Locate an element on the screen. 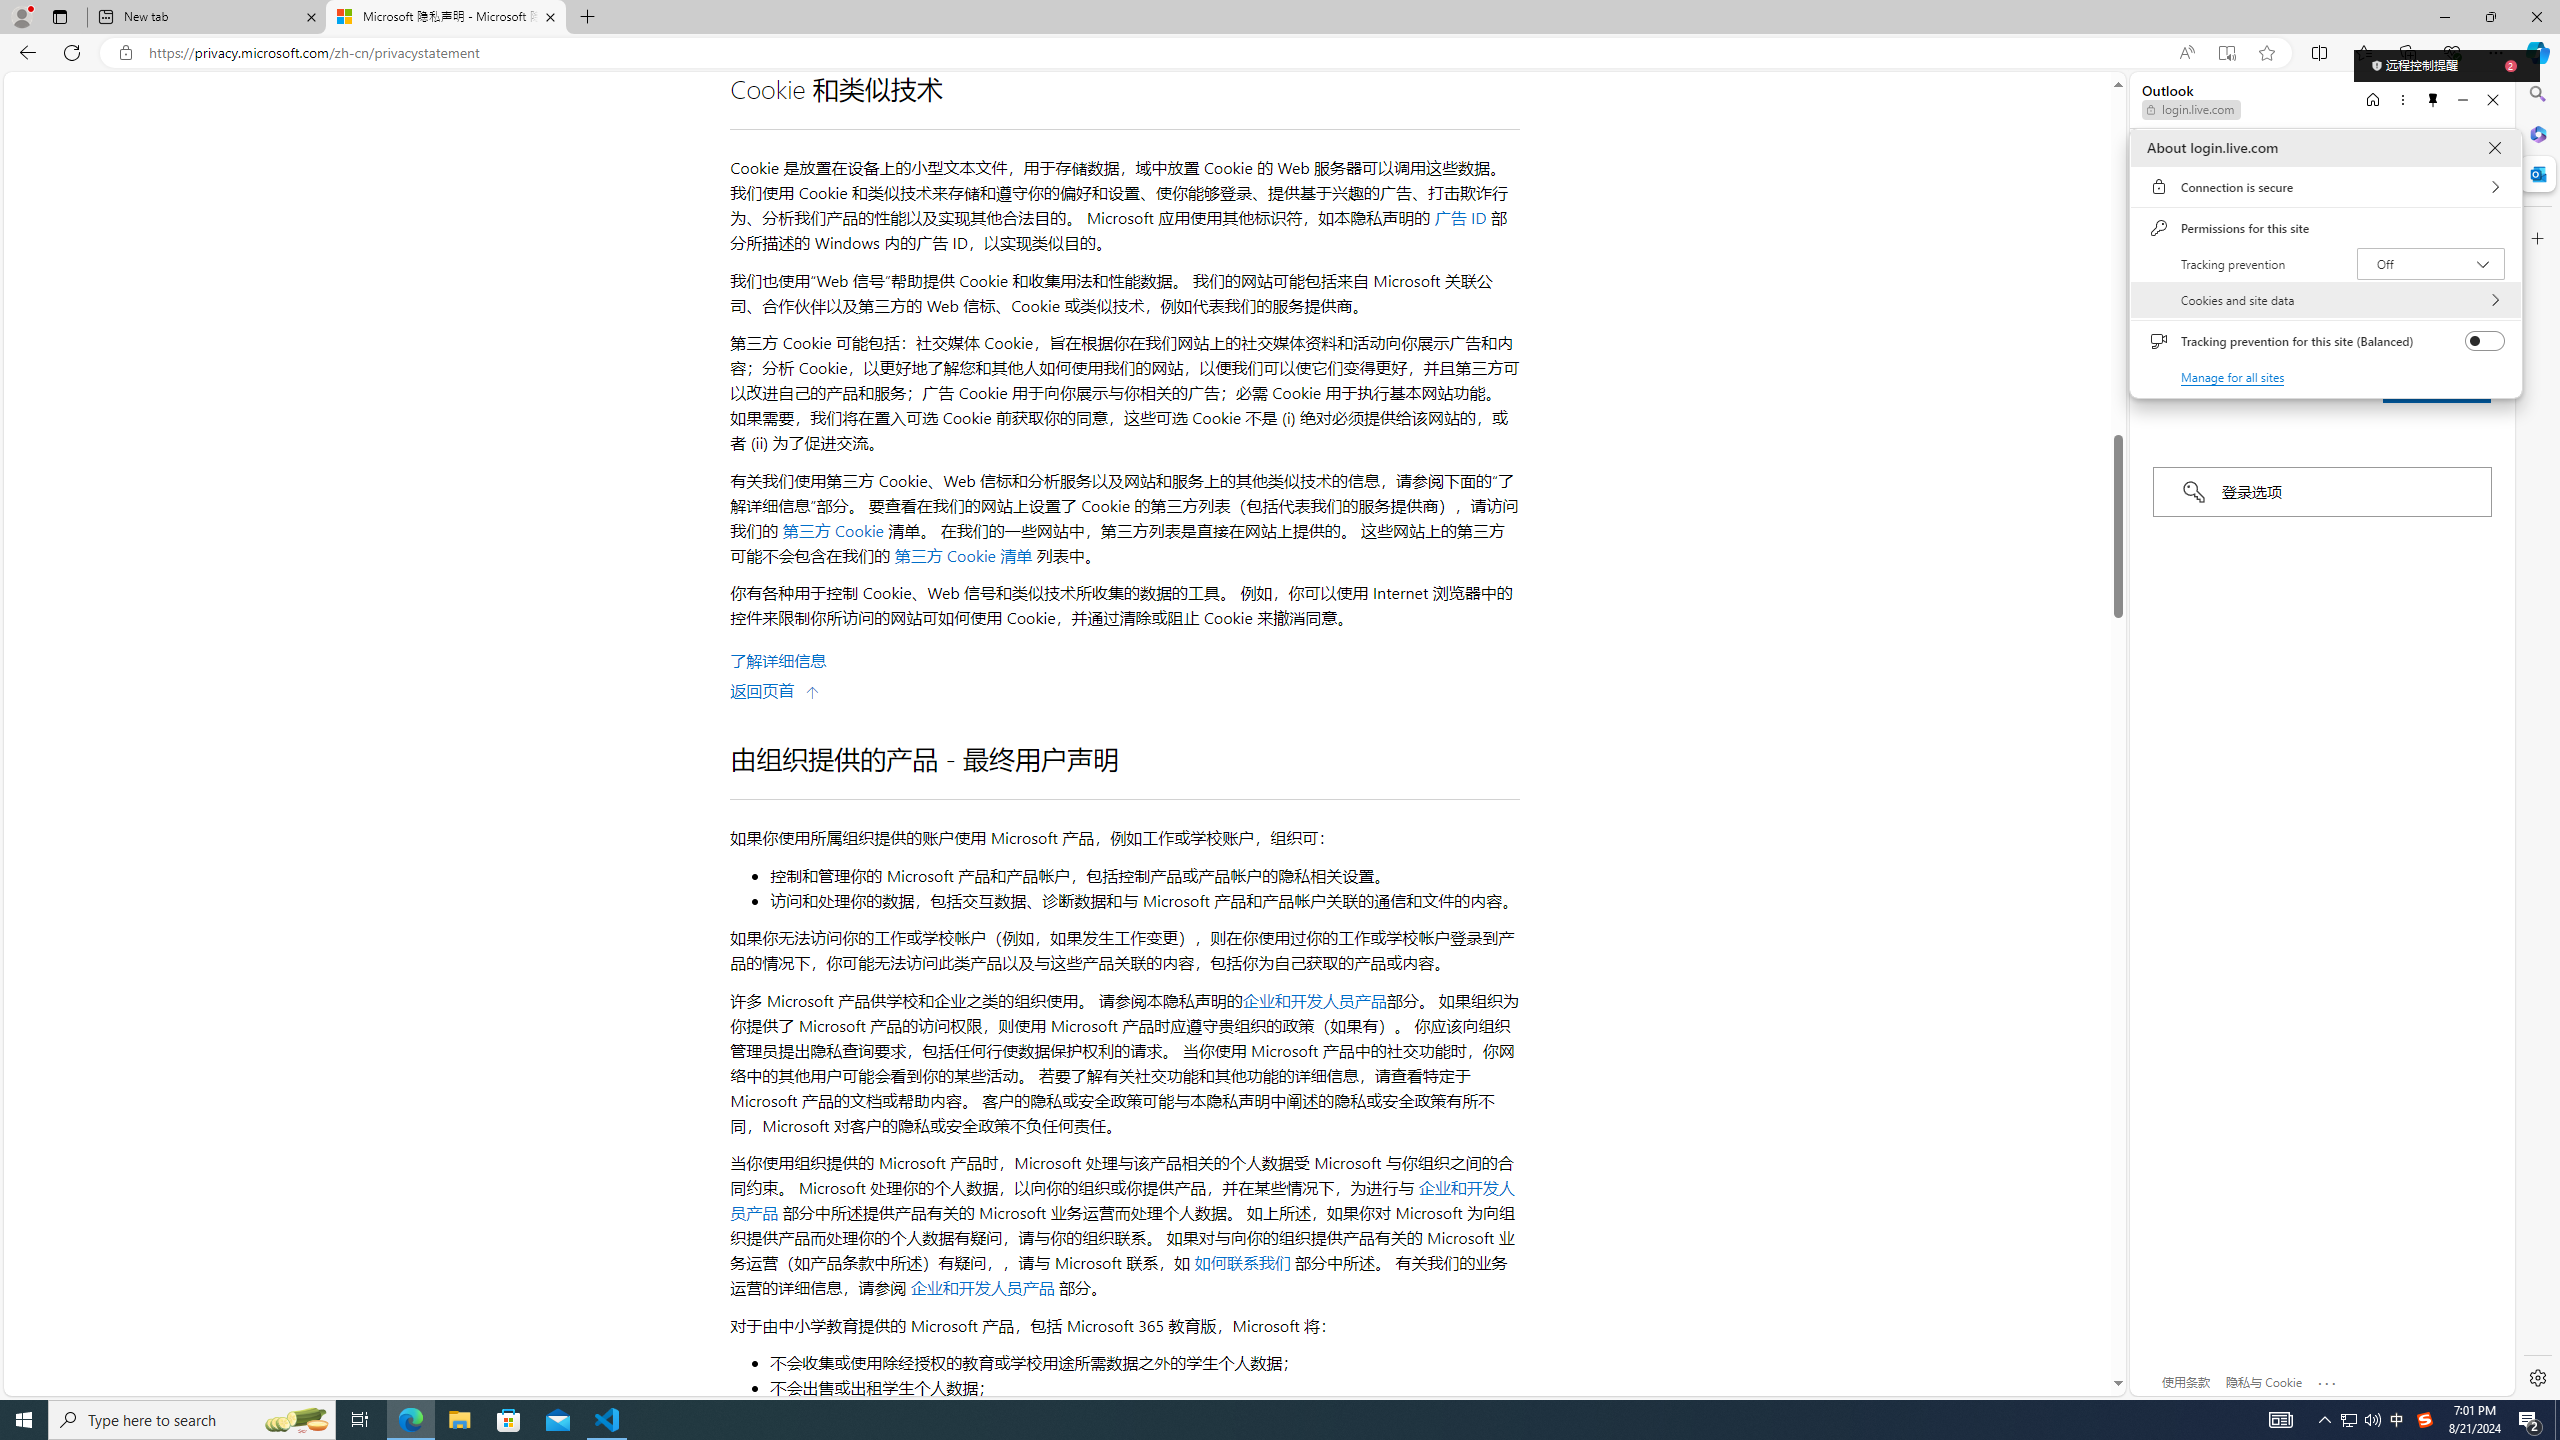 The height and width of the screenshot is (1440, 2560). 'Task View' is located at coordinates (358, 1418).